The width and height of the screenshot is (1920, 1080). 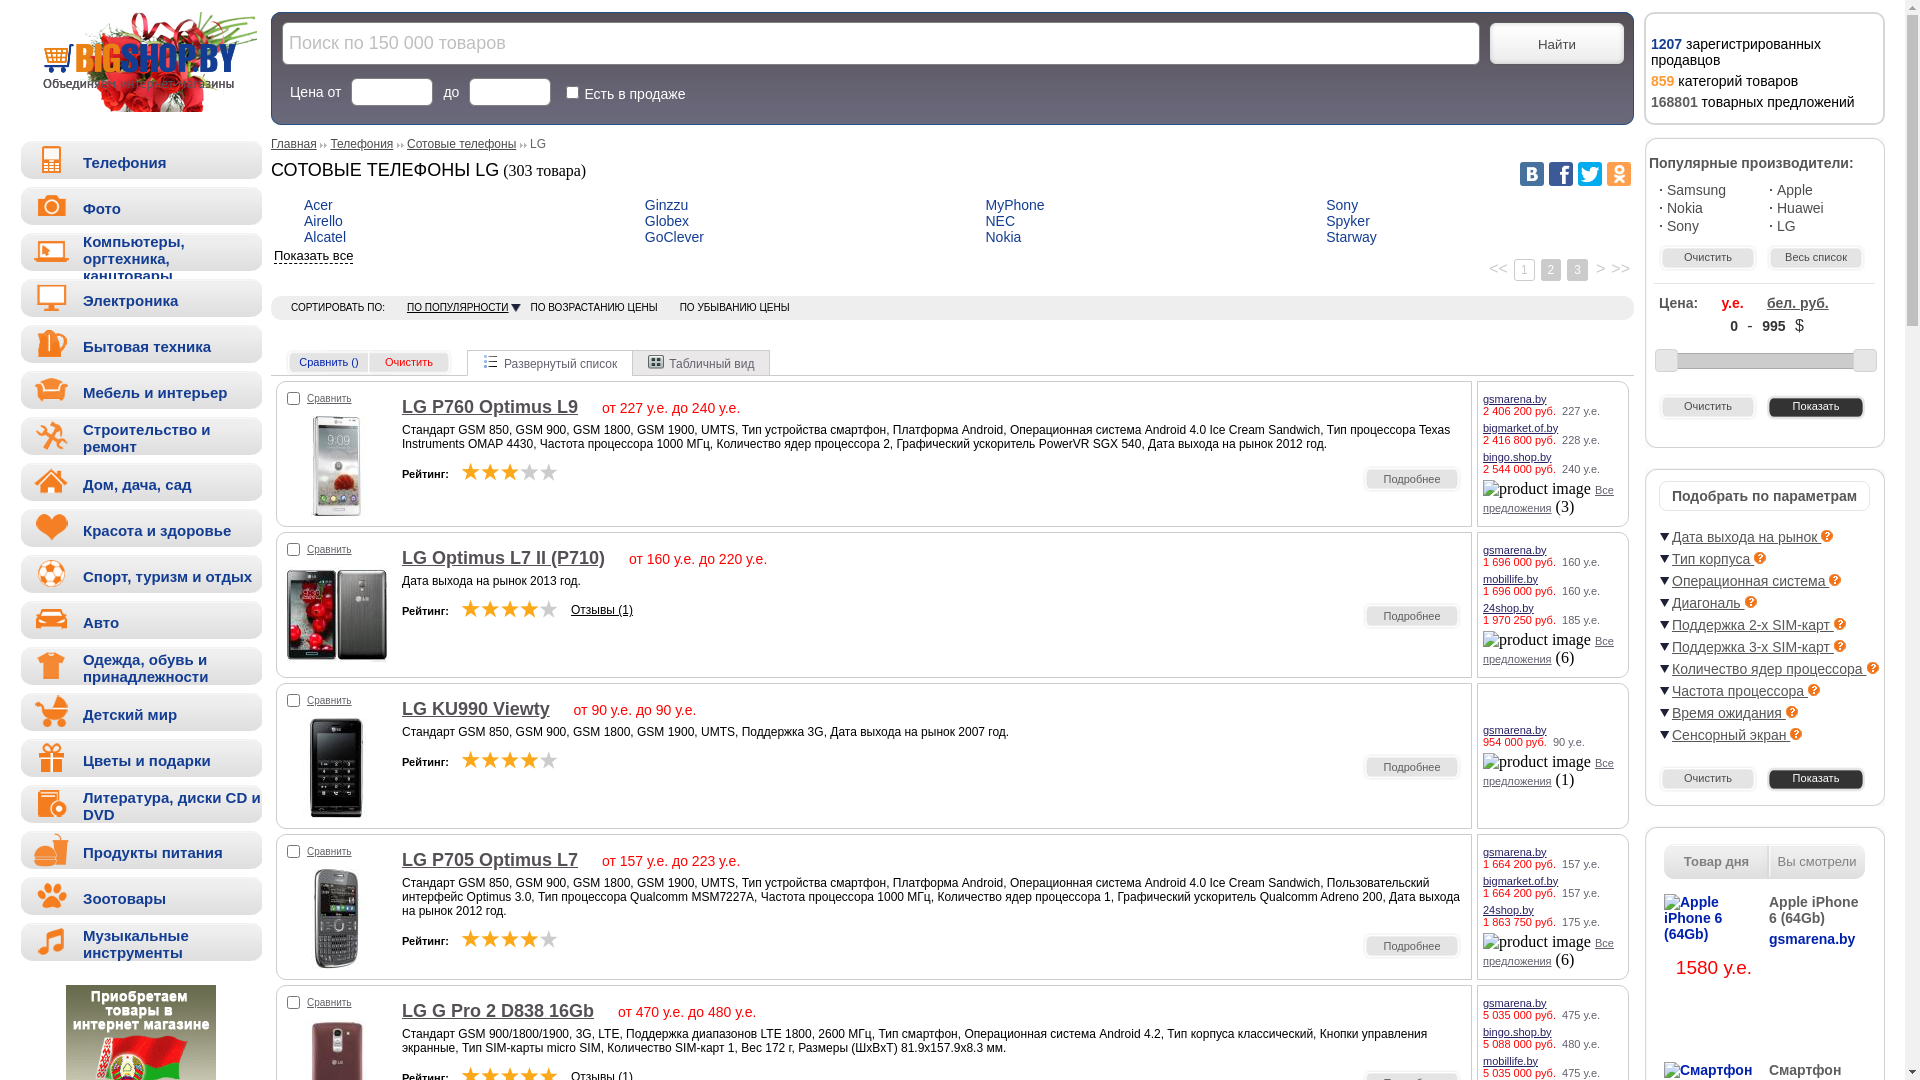 I want to click on 'Samsung', so click(x=1707, y=189).